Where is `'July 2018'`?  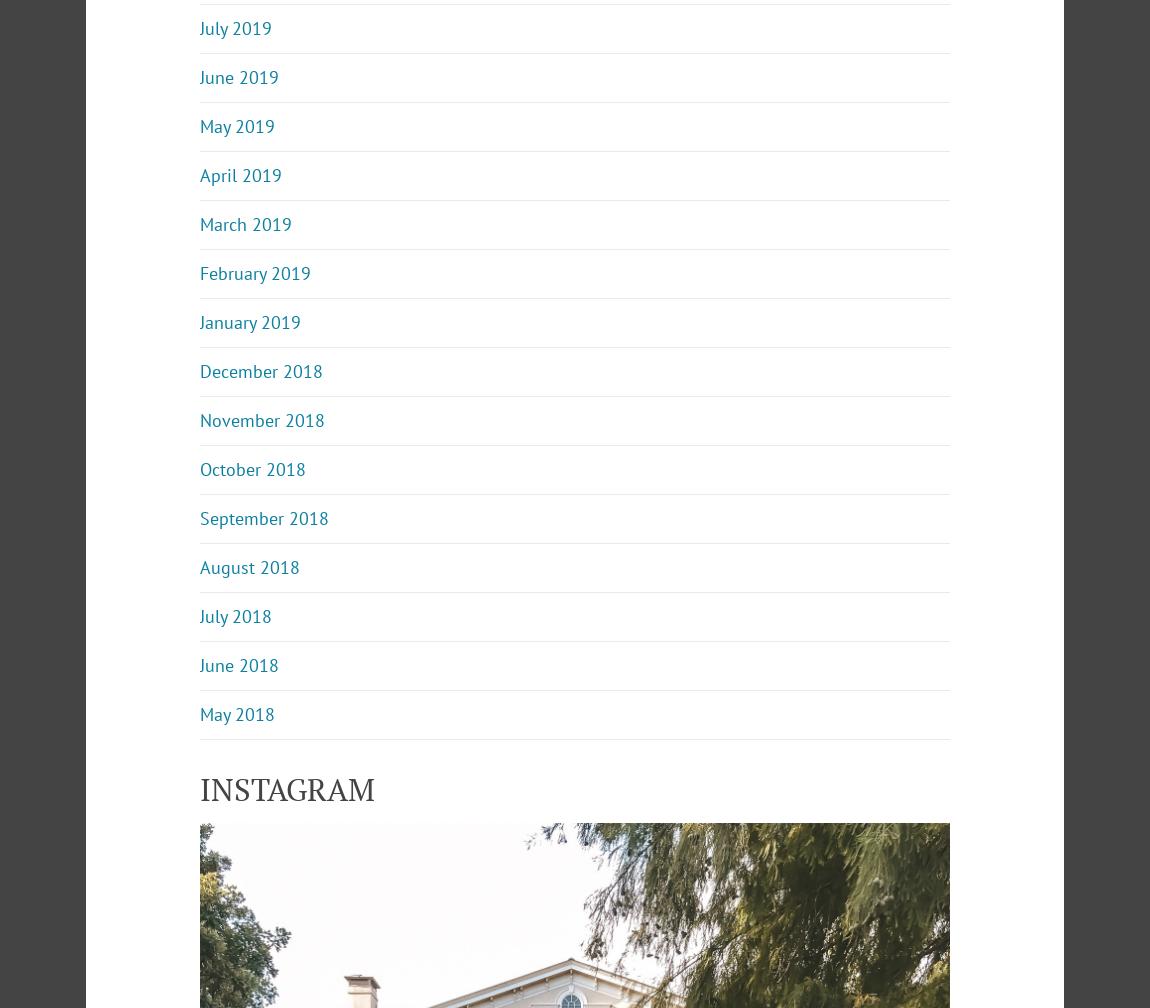 'July 2018' is located at coordinates (198, 616).